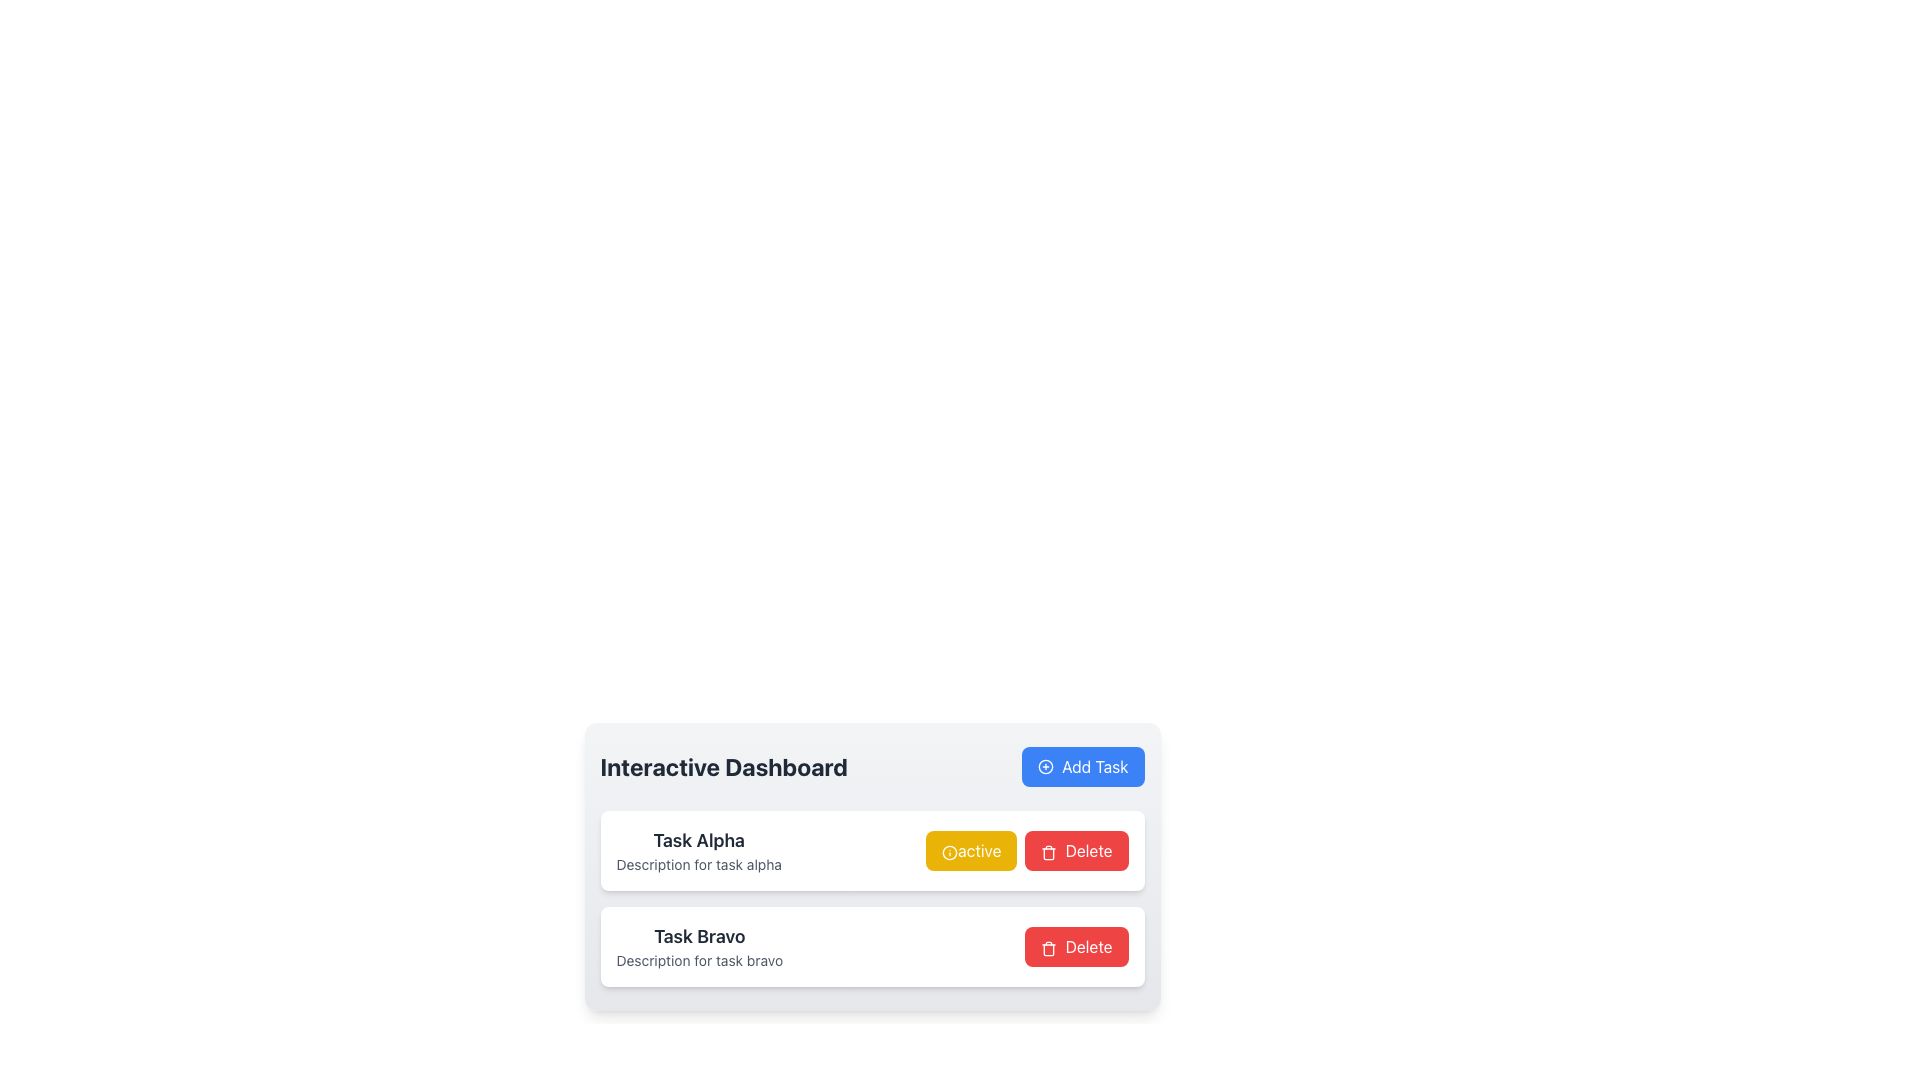  I want to click on the 'pending' button with rounded edges located in the second task row labeled 'Task Bravo', so click(963, 946).